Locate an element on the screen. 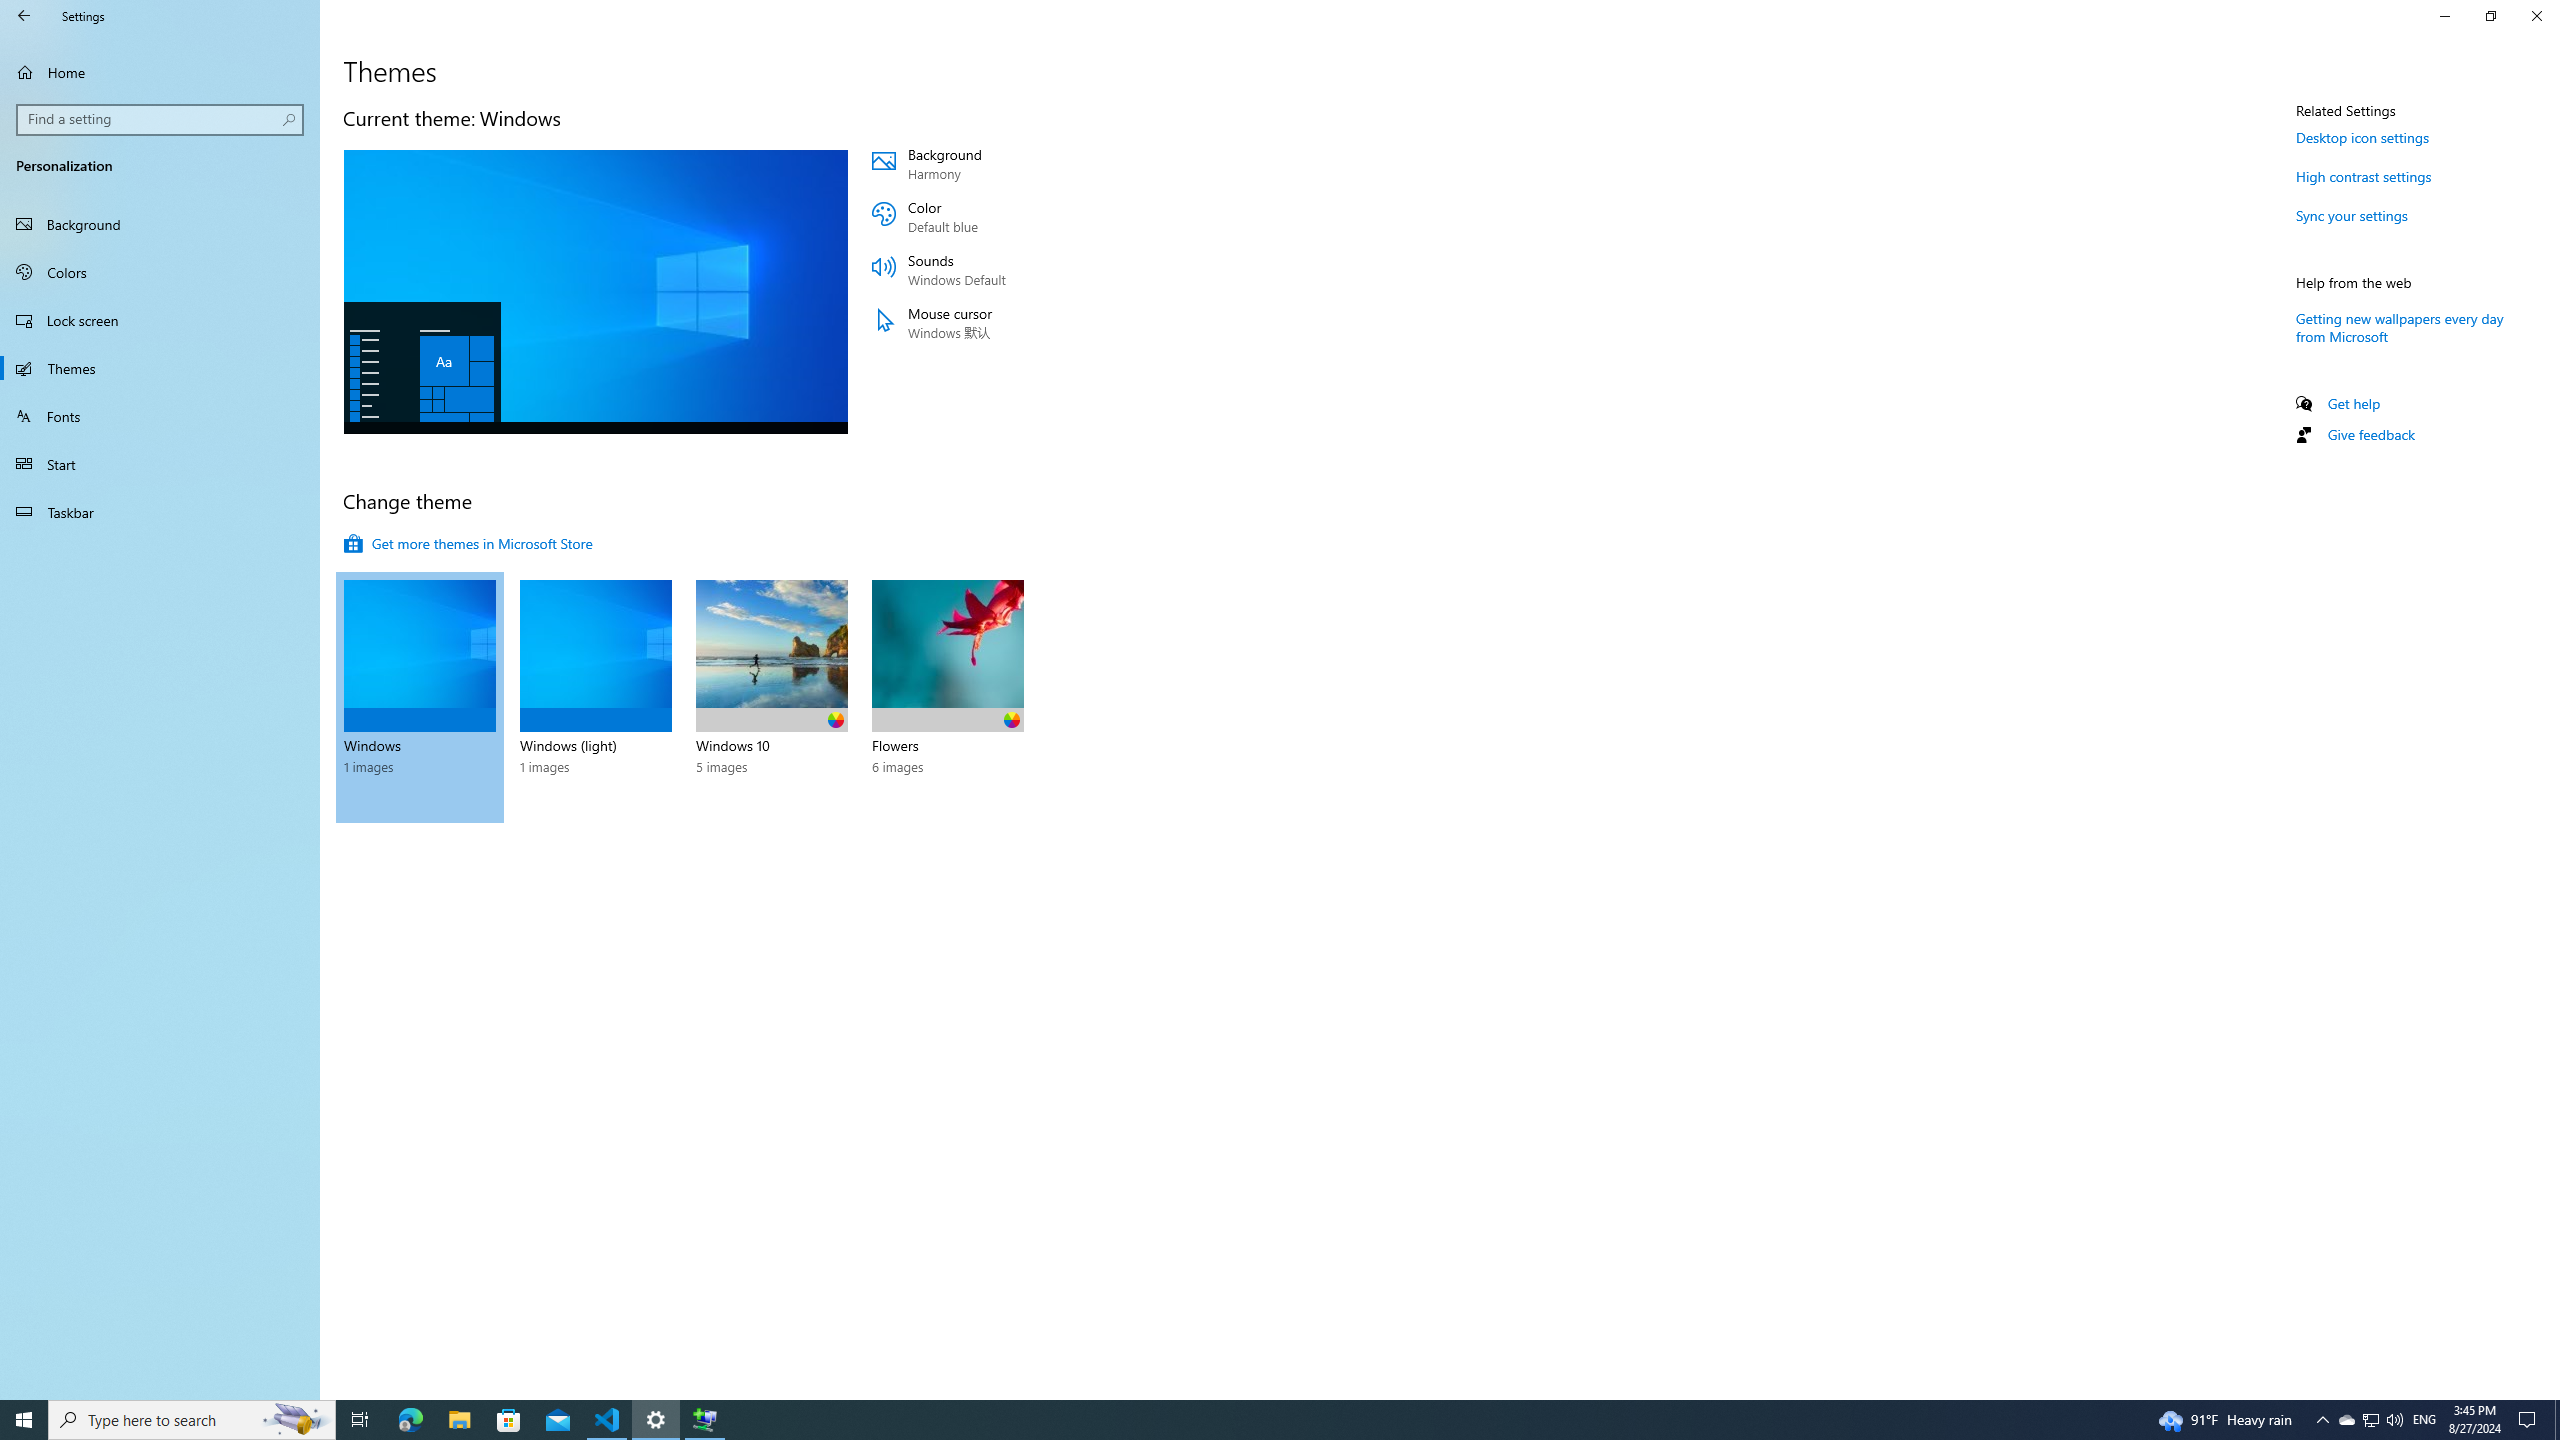 The width and height of the screenshot is (2560, 1440). 'Themes' is located at coordinates (159, 367).